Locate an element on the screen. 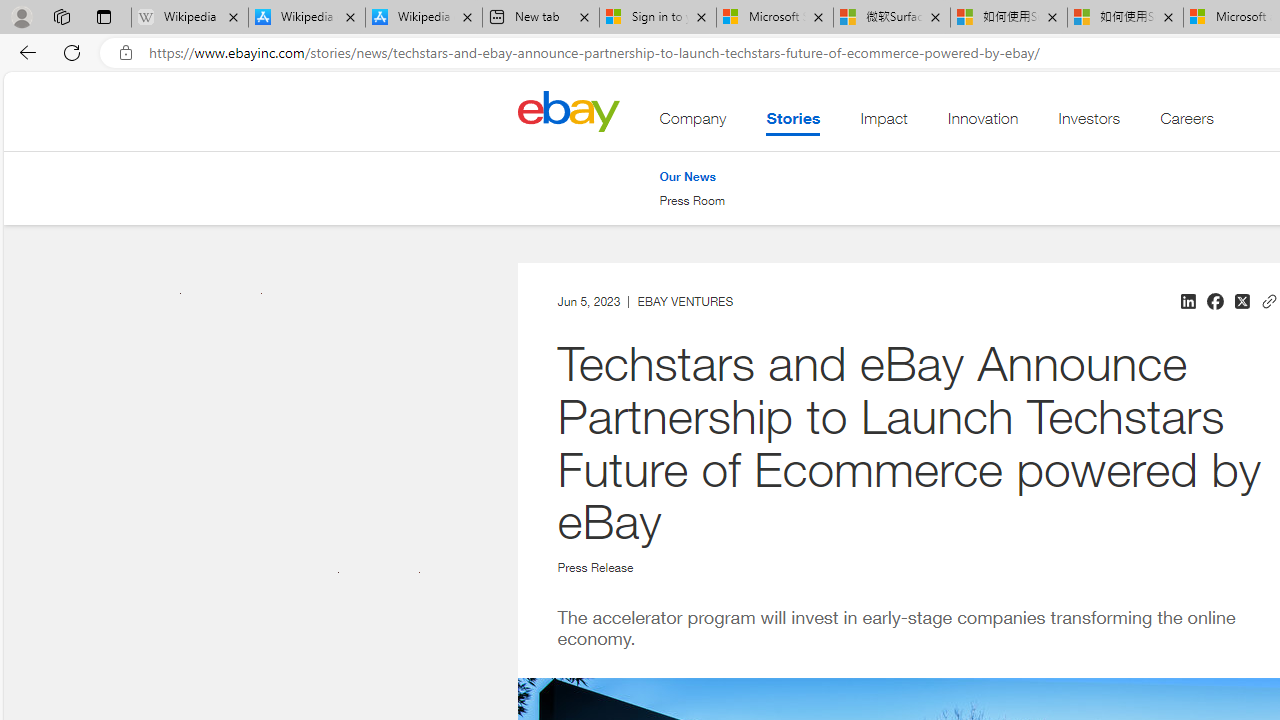 Image resolution: width=1280 pixels, height=720 pixels. 'Impact' is located at coordinates (882, 123).